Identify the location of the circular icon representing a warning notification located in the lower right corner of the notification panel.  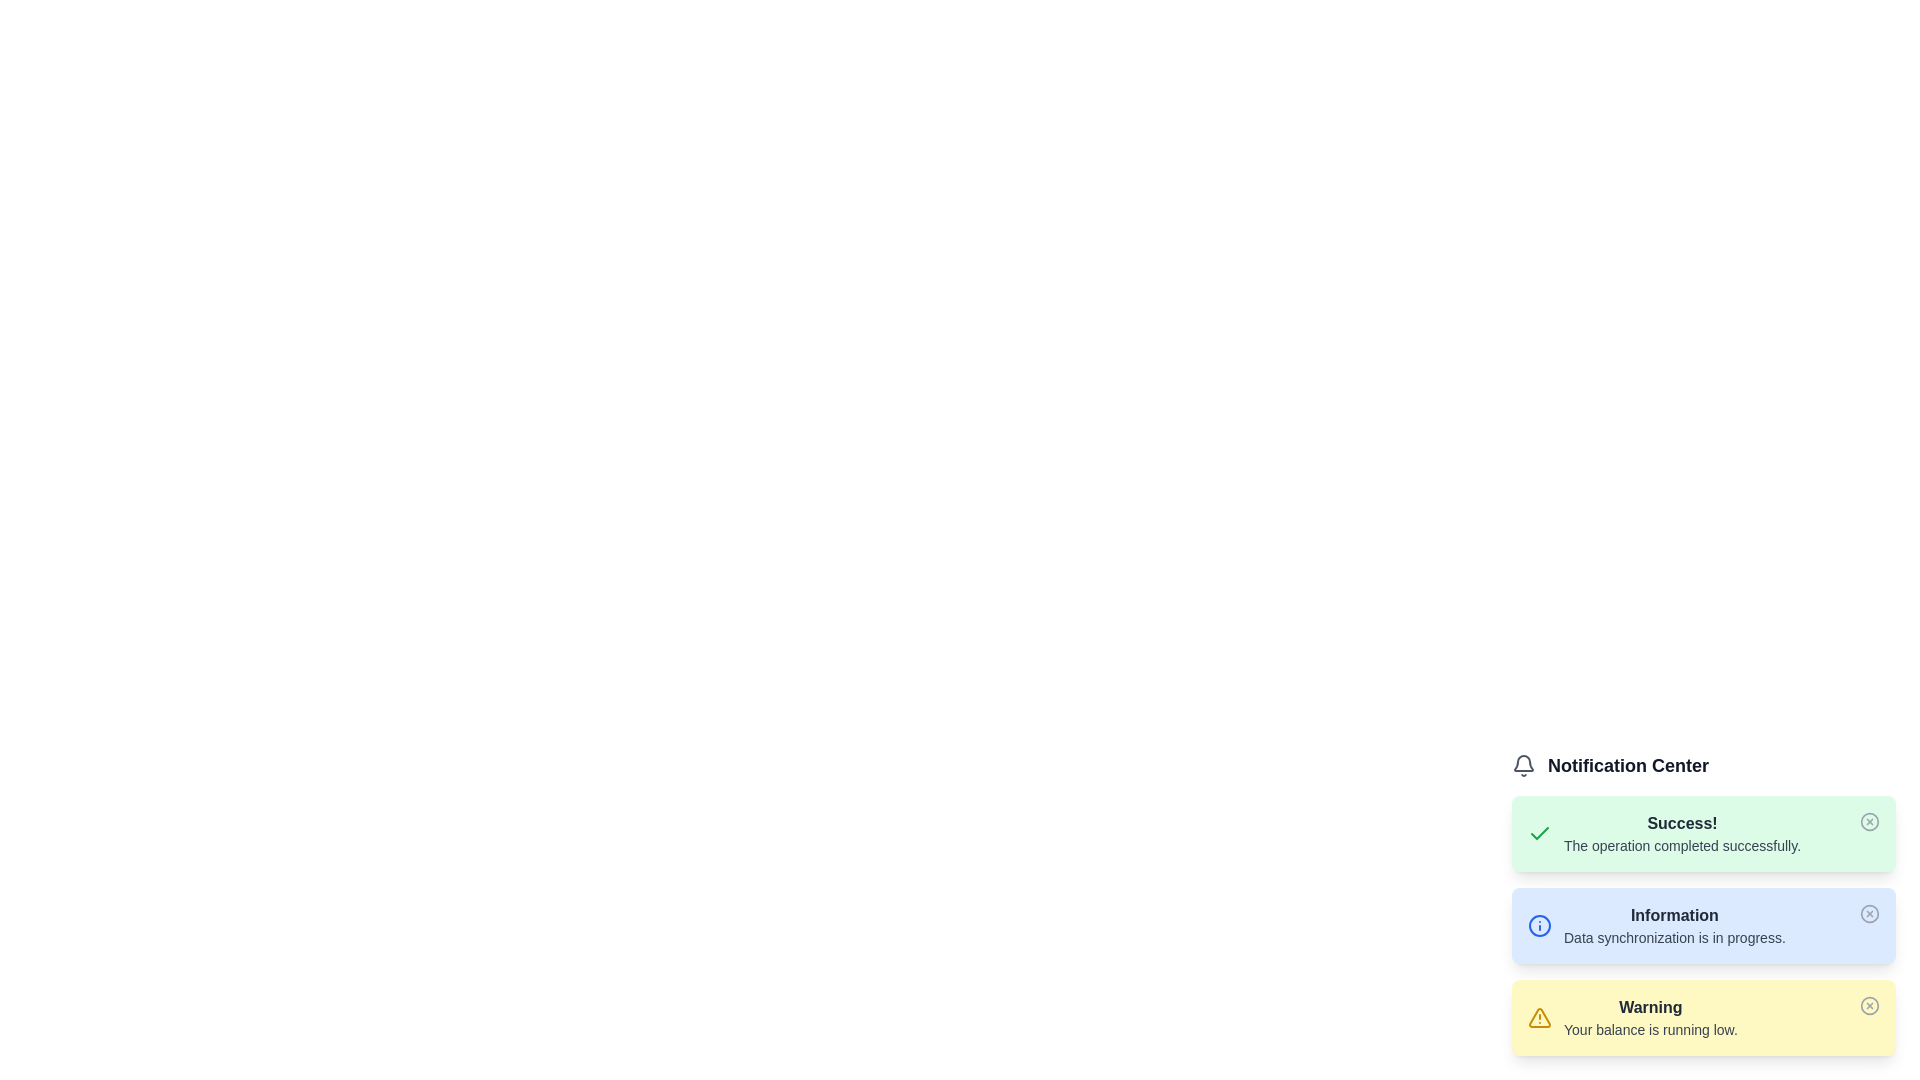
(1869, 1006).